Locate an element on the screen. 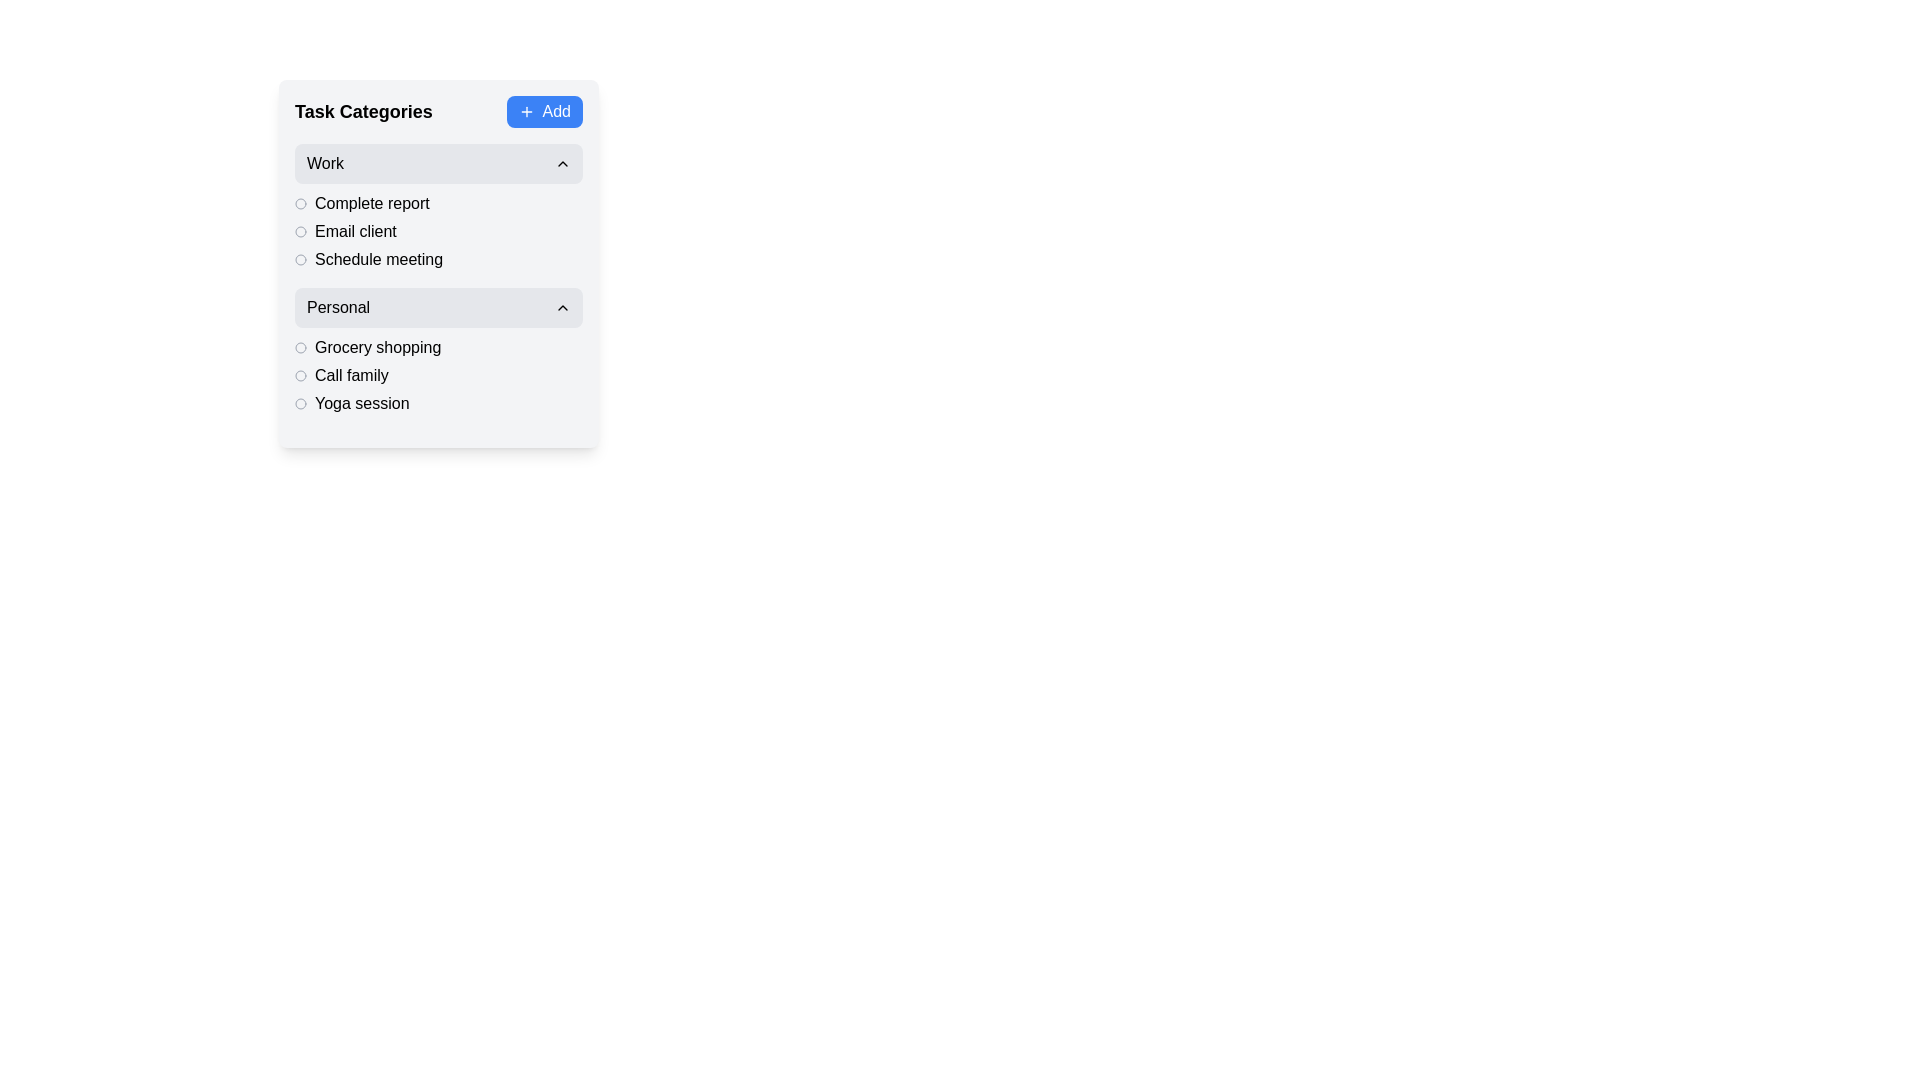 The width and height of the screenshot is (1920, 1080). the visual indicator represented by the Circle SVG graphic element associated with the 'Email client' task in the 'Task Categories' section of the task management interface is located at coordinates (300, 230).